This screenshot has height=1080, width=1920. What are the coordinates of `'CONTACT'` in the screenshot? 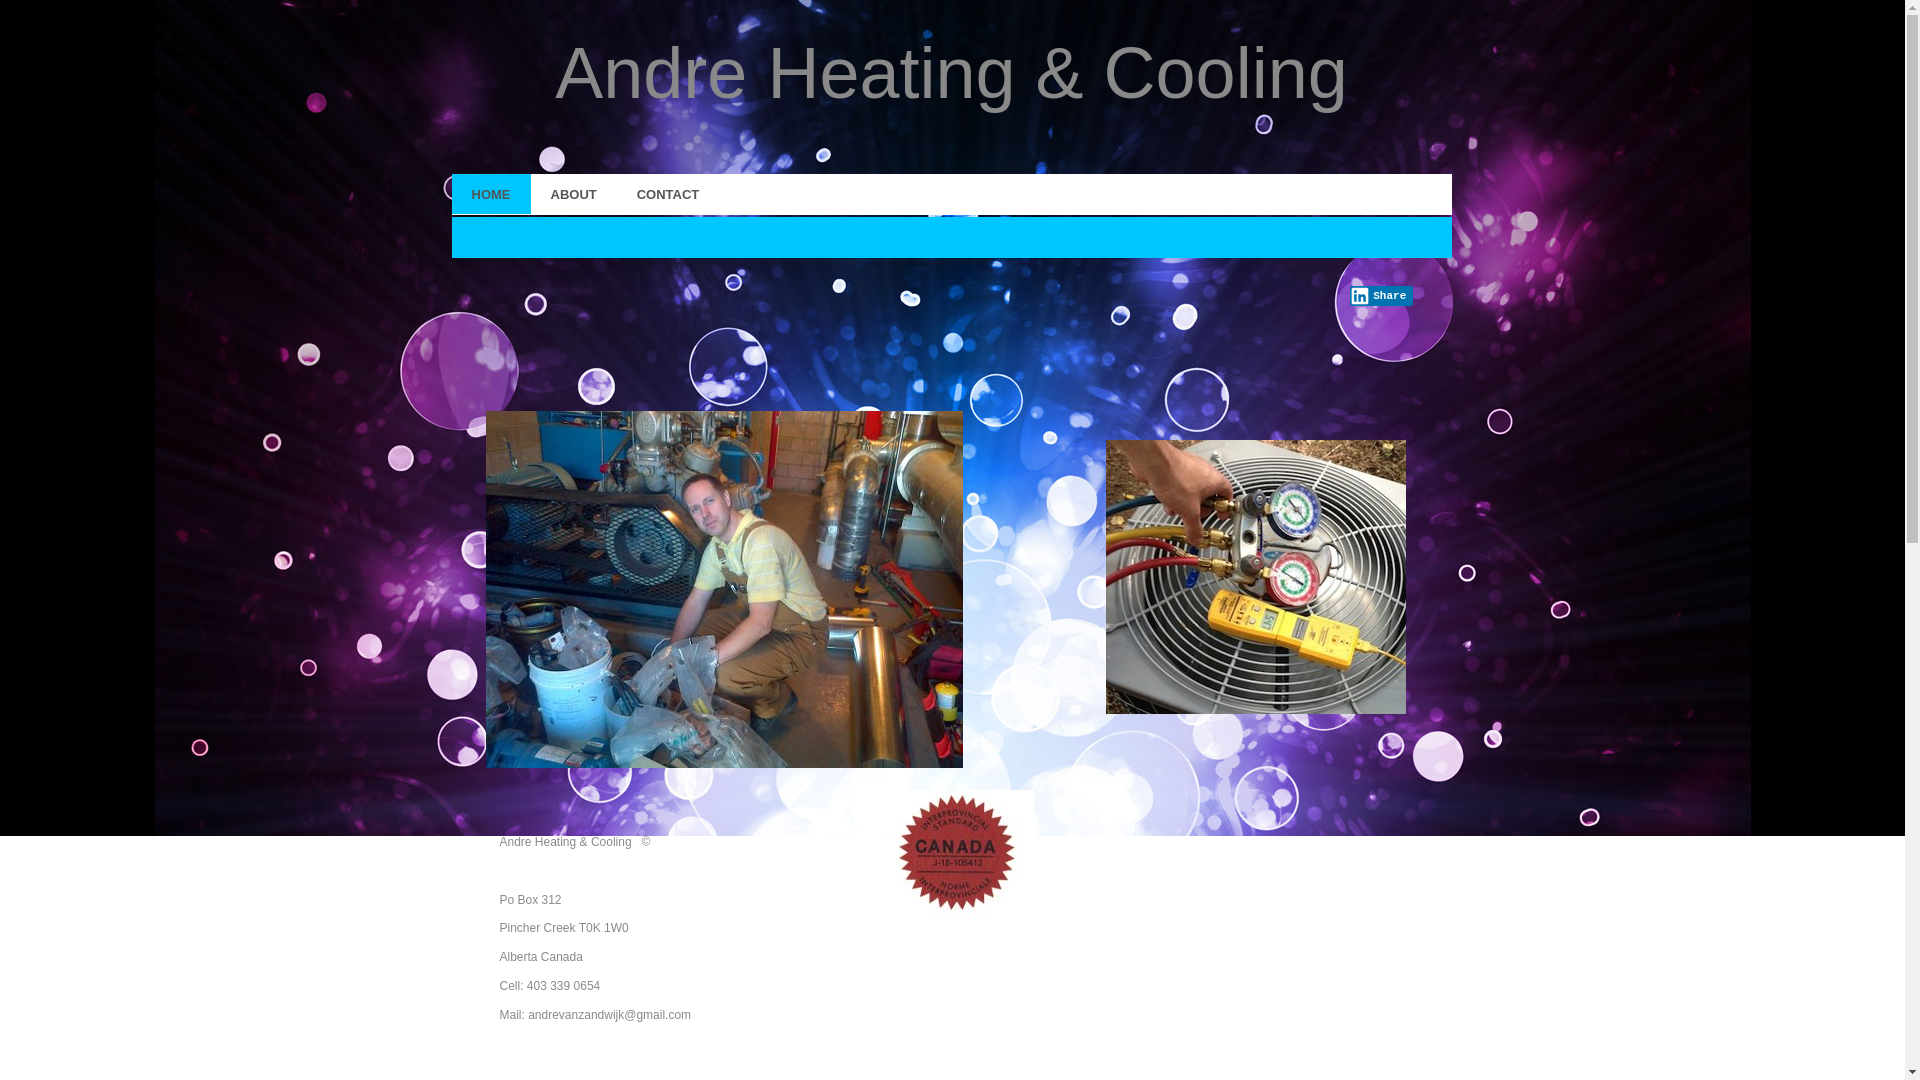 It's located at (668, 193).